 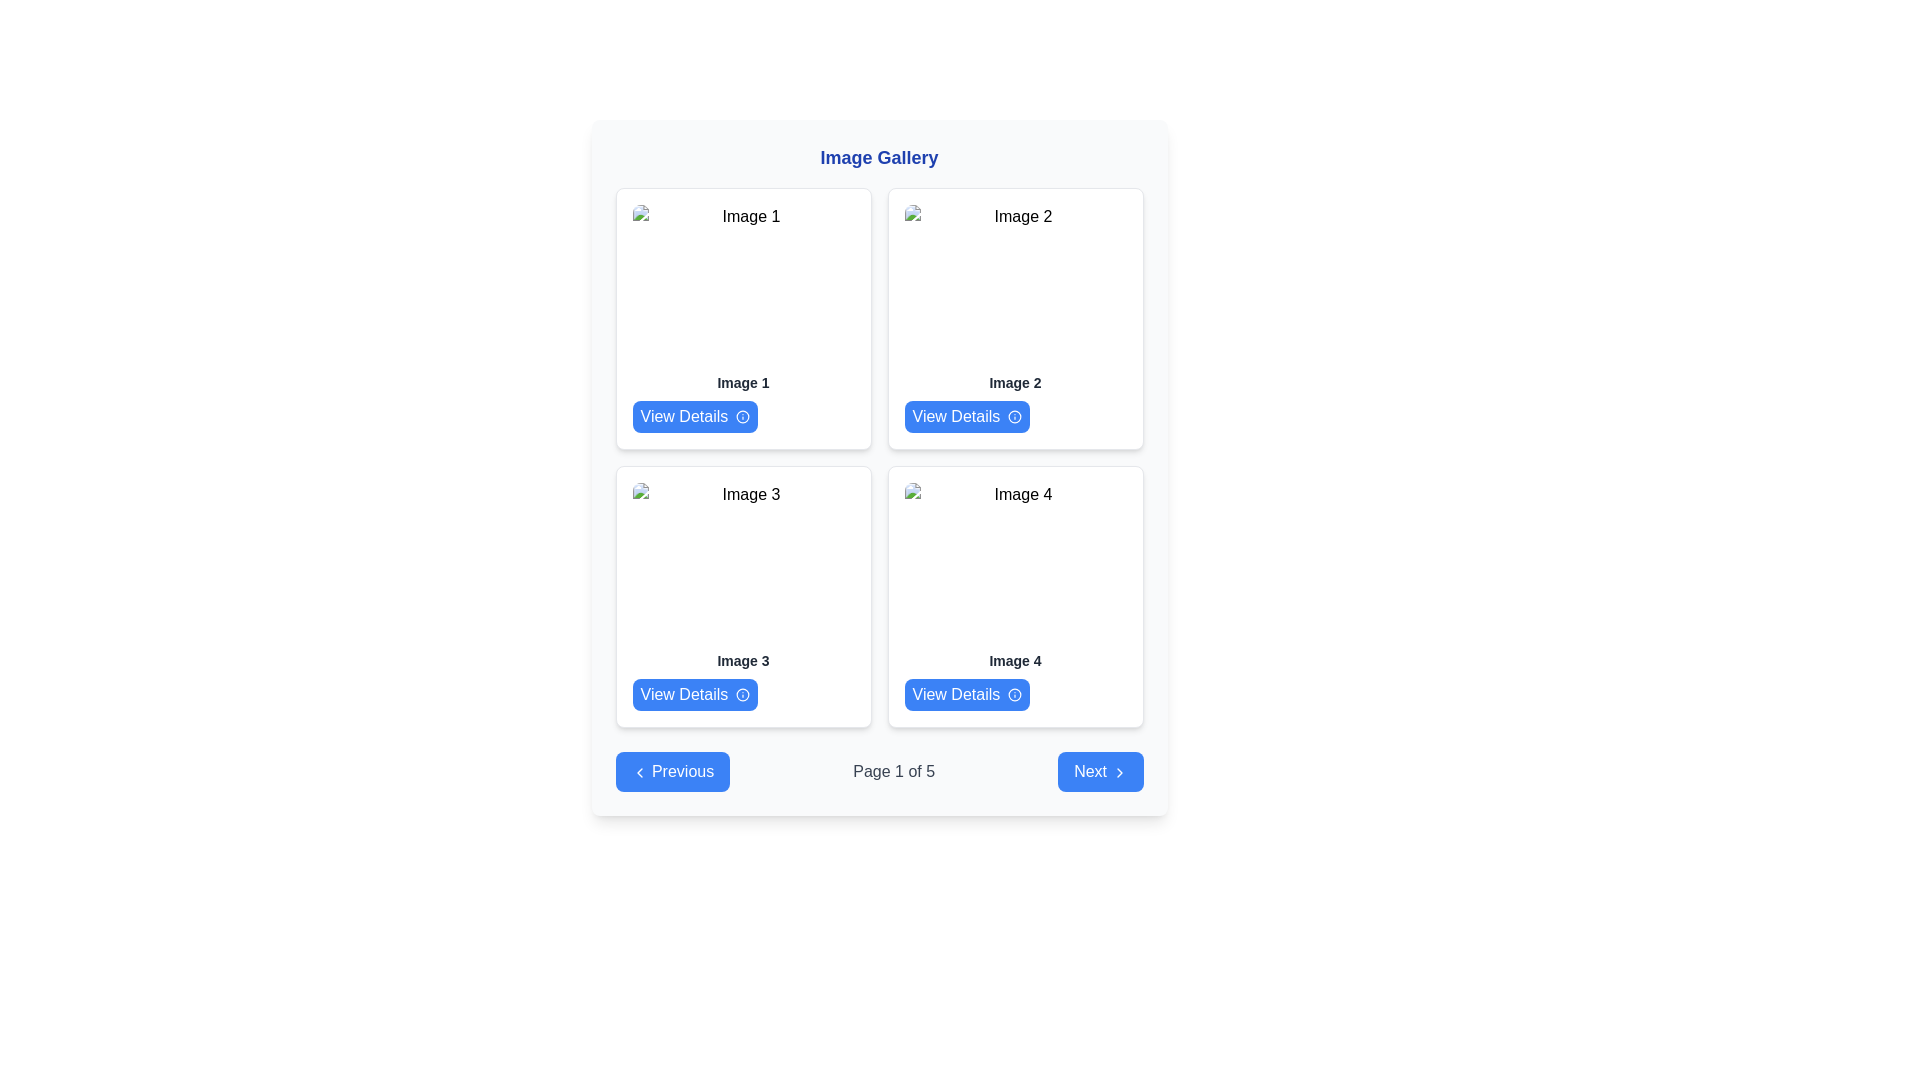 I want to click on the information icon, which is styled with a circular boundary and positioned at the far-right edge of the 'View Details' button in the first card of the grid, so click(x=742, y=415).